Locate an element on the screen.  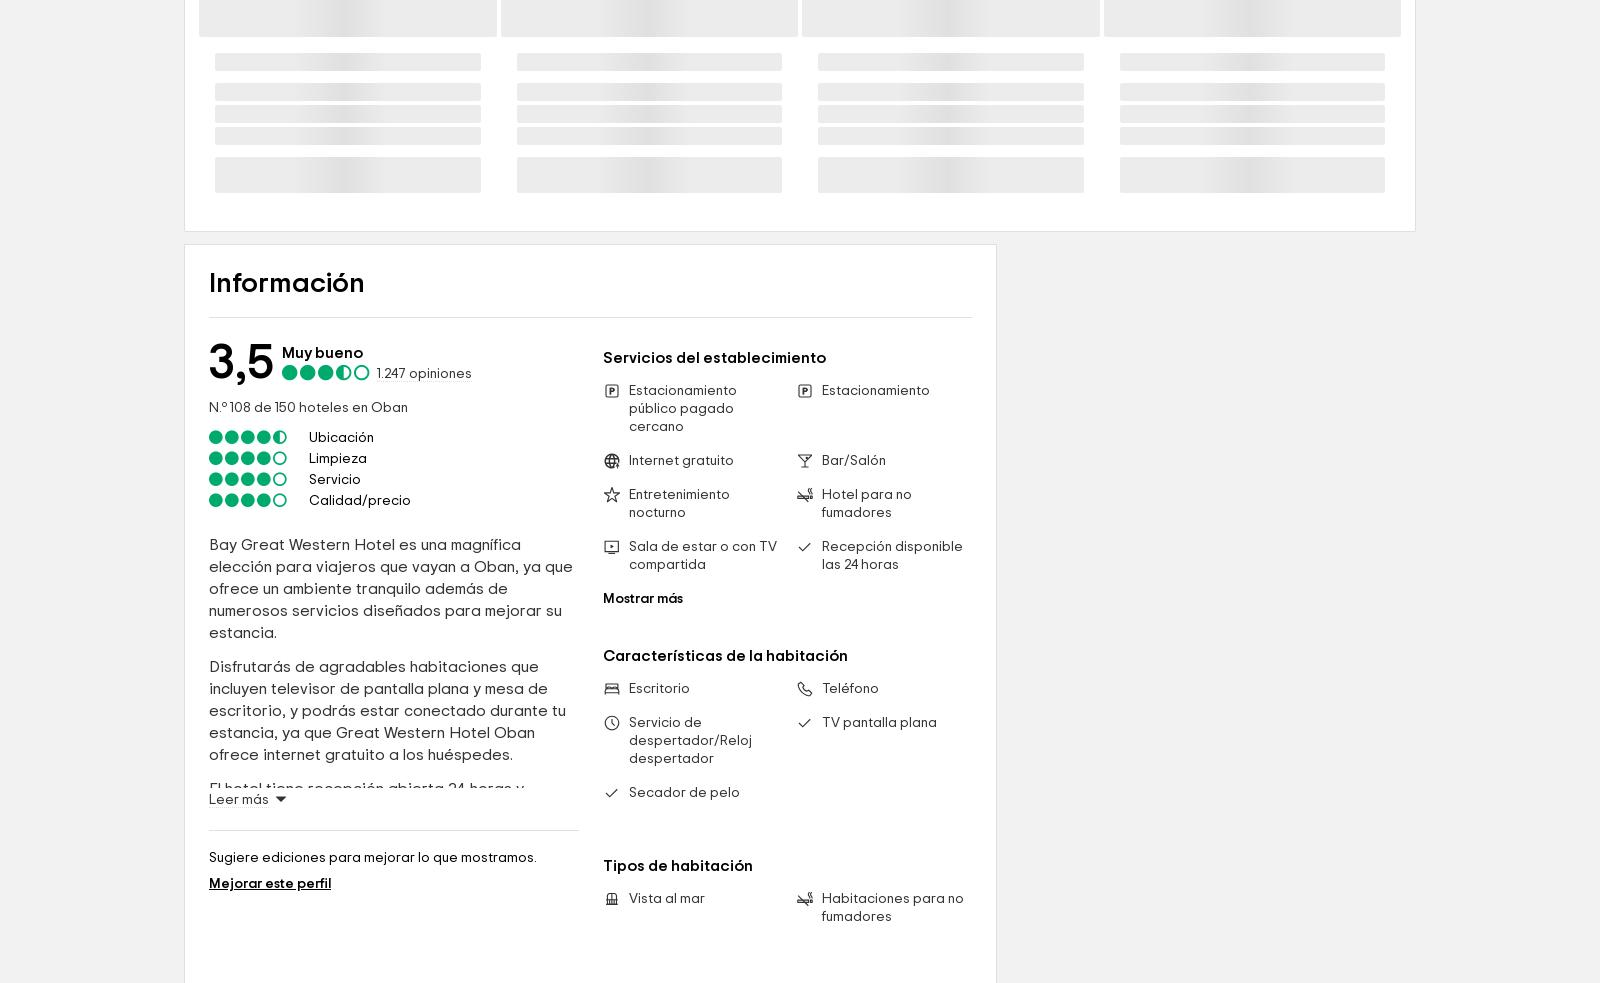
'Mostrar menos' is located at coordinates (264, 378).